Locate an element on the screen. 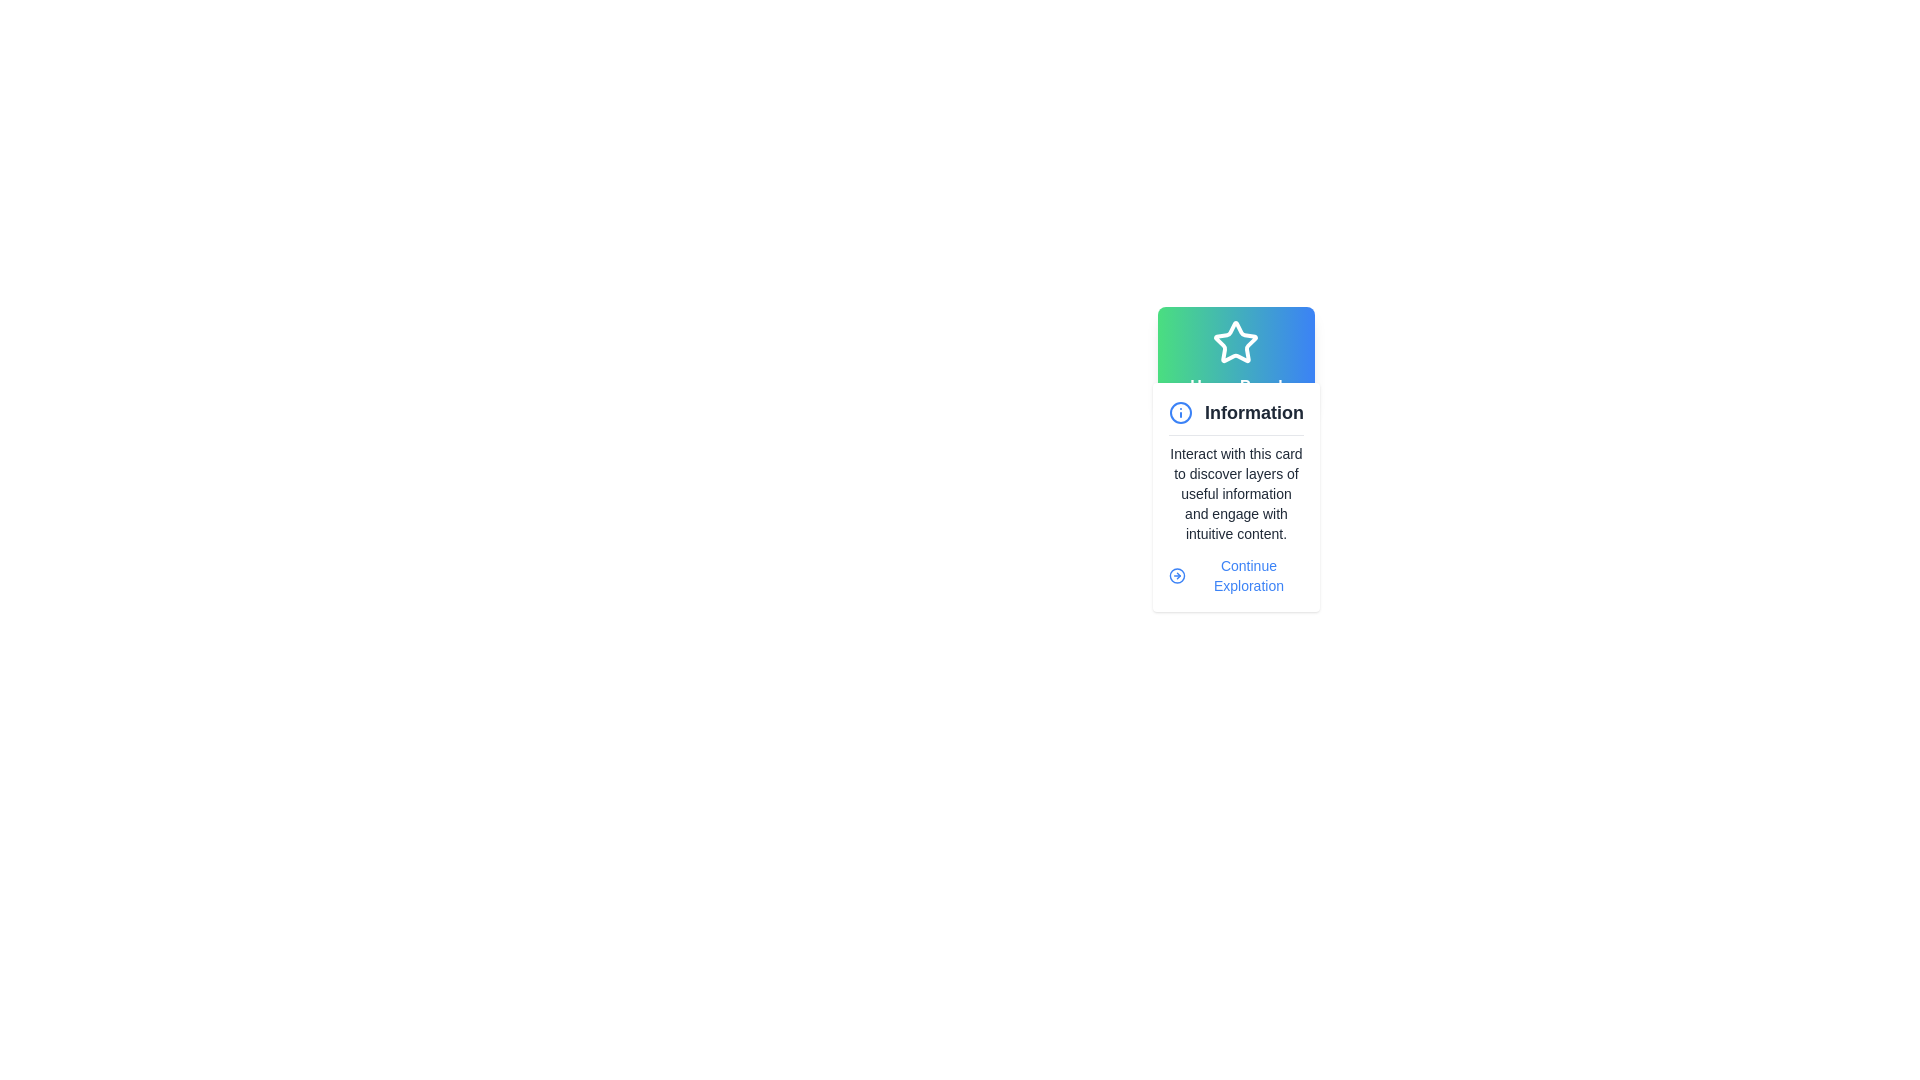  the circular blue icon with an 'i' symbol located to the left of the 'Information' label is located at coordinates (1180, 411).